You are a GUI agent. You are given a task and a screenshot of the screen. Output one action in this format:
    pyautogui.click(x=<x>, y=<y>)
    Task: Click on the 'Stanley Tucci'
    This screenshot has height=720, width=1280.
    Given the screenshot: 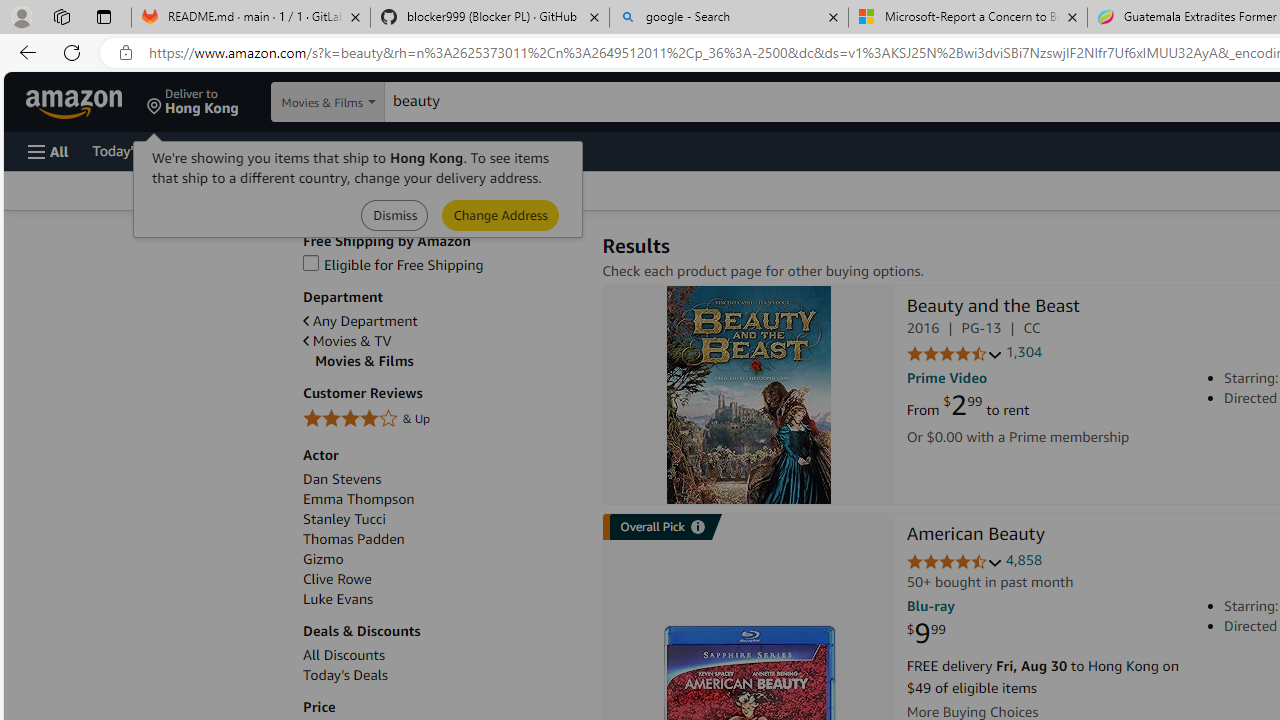 What is the action you would take?
    pyautogui.click(x=344, y=518)
    